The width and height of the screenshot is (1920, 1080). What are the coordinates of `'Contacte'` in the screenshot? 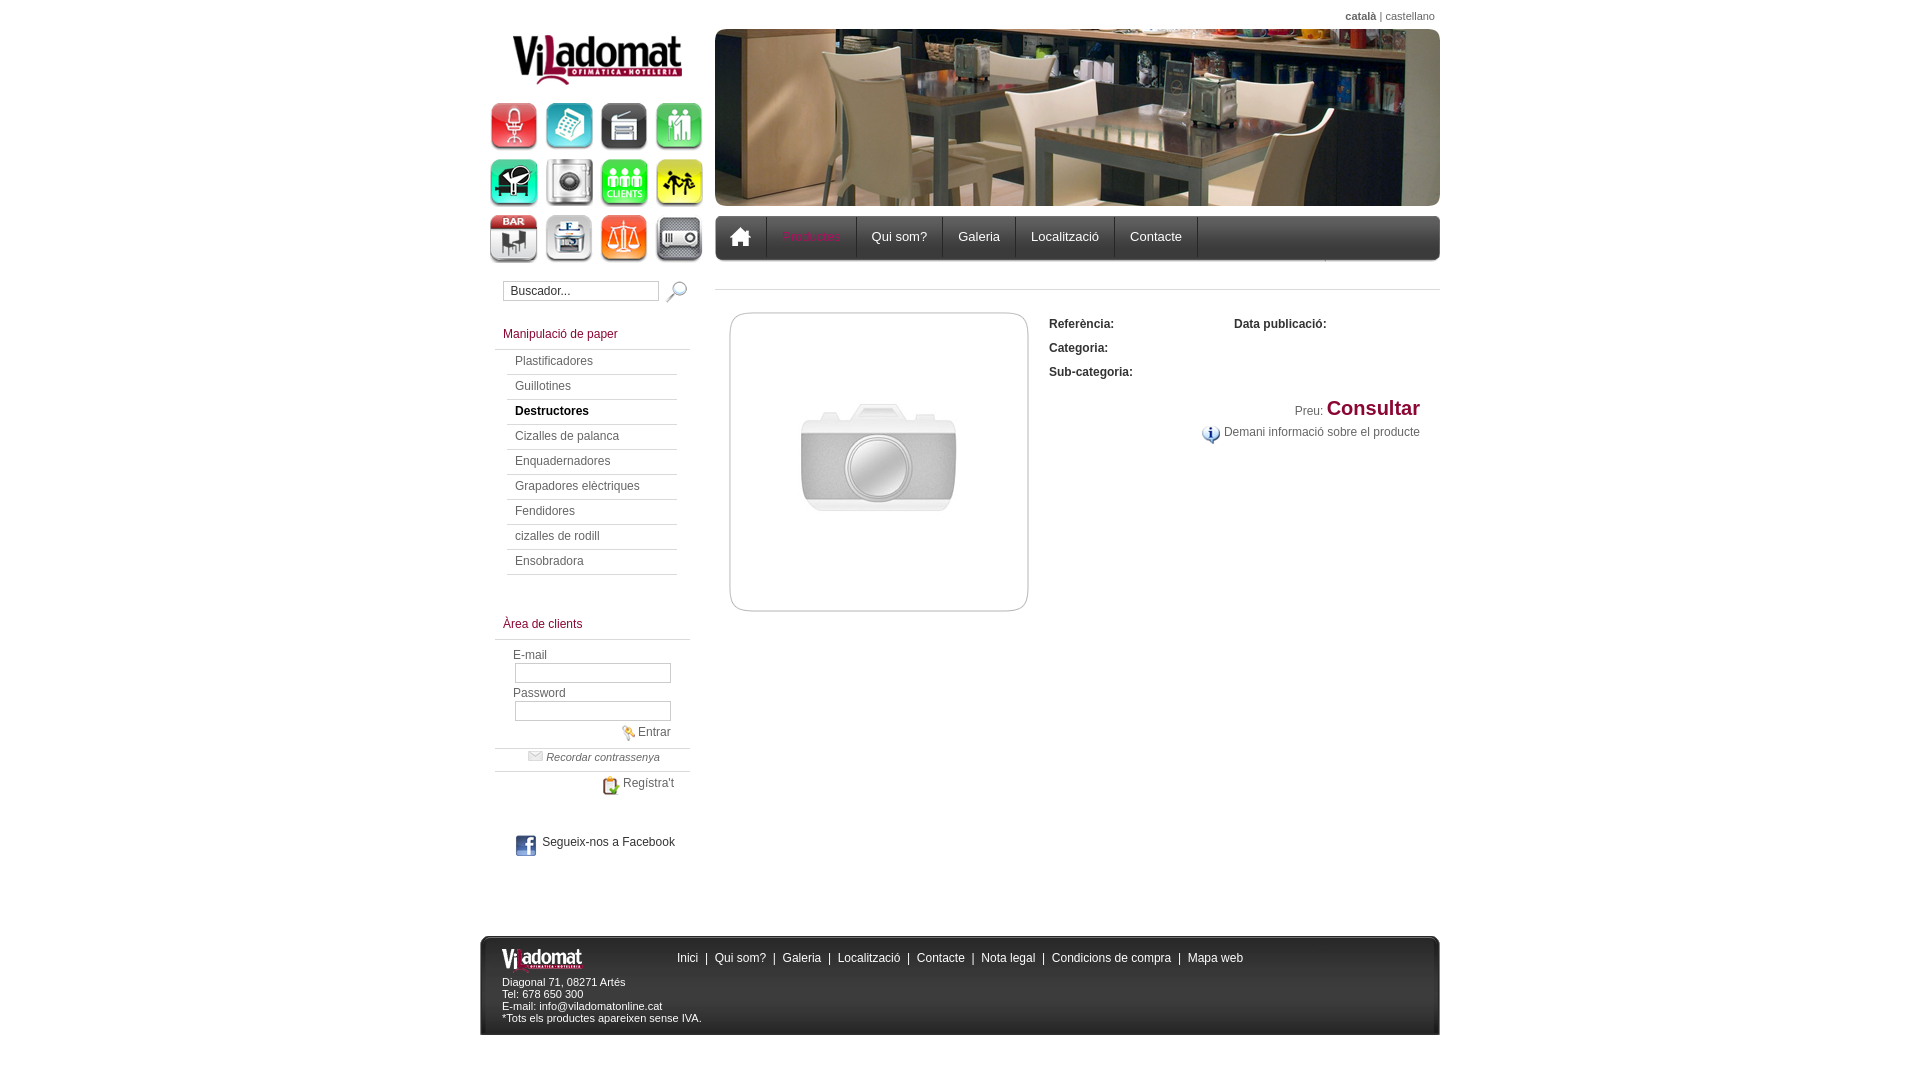 It's located at (1156, 235).